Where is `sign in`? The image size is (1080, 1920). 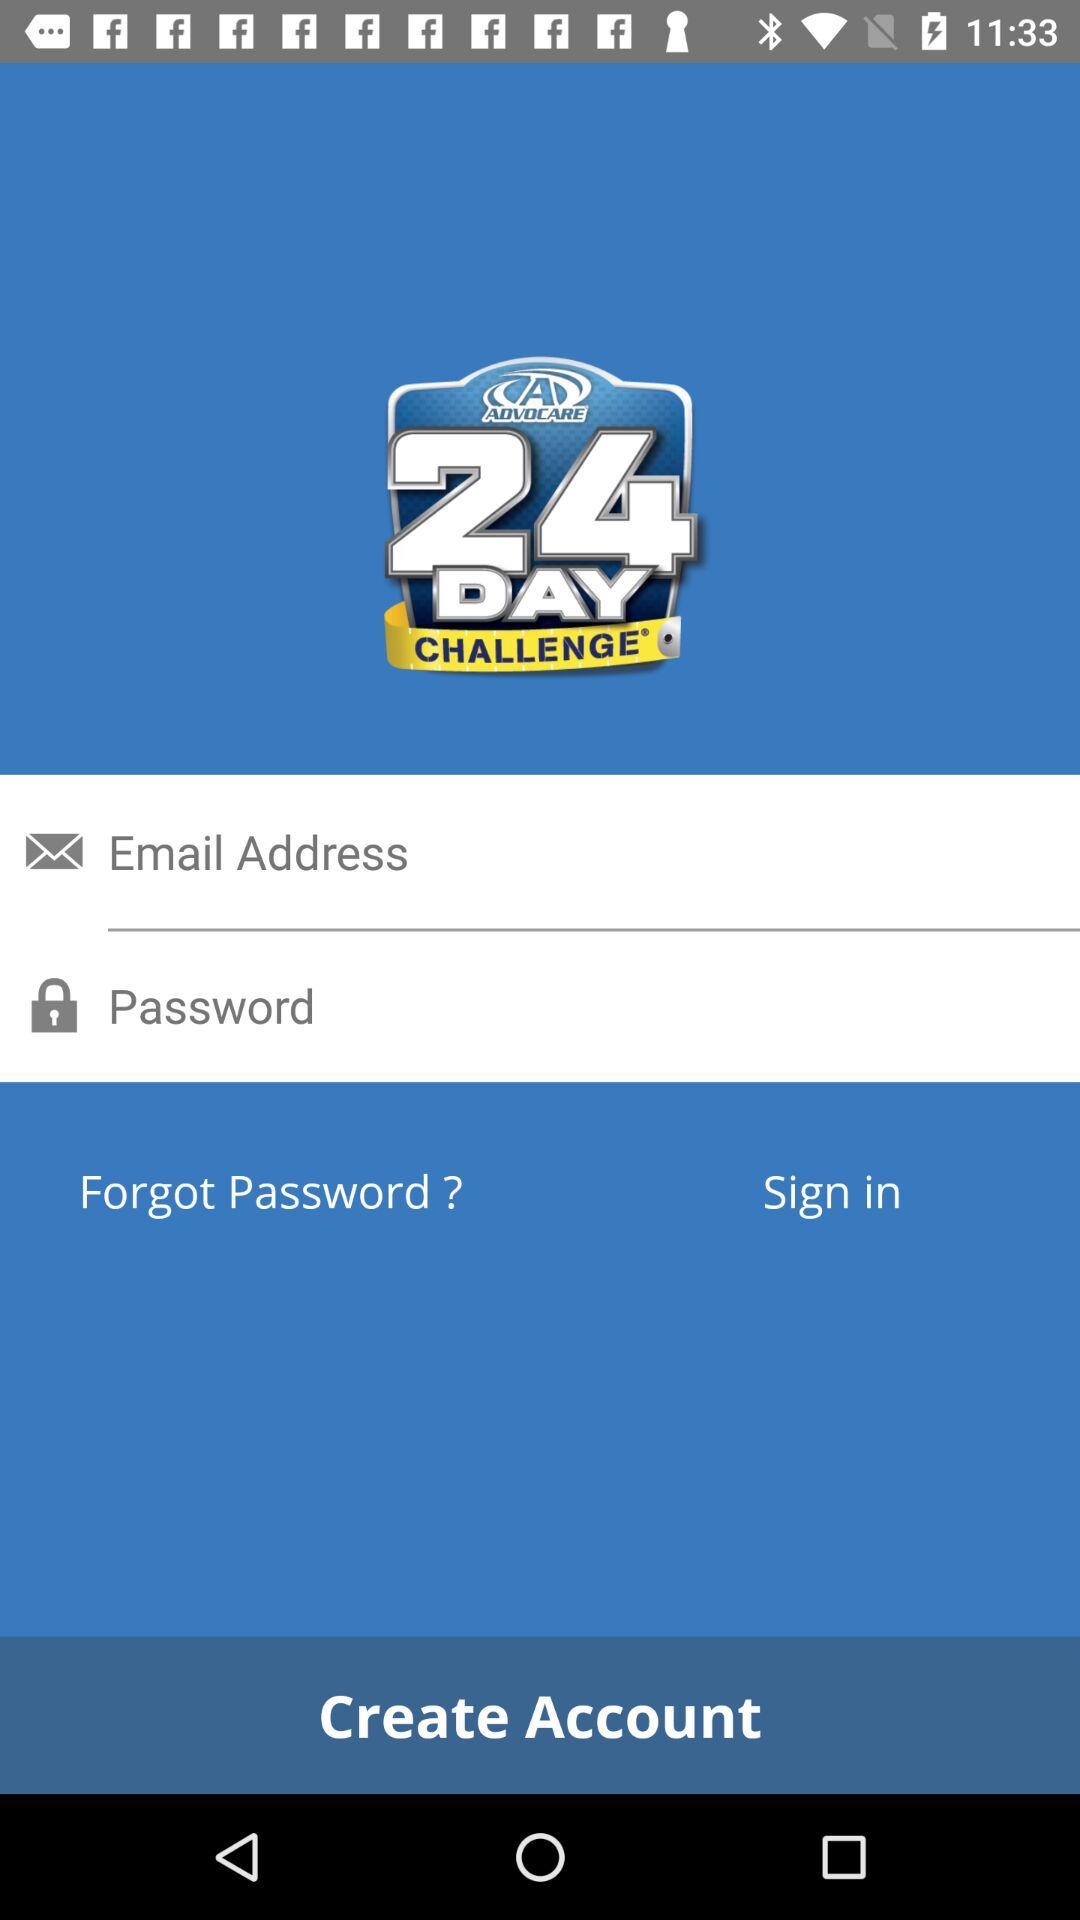 sign in is located at coordinates (832, 1190).